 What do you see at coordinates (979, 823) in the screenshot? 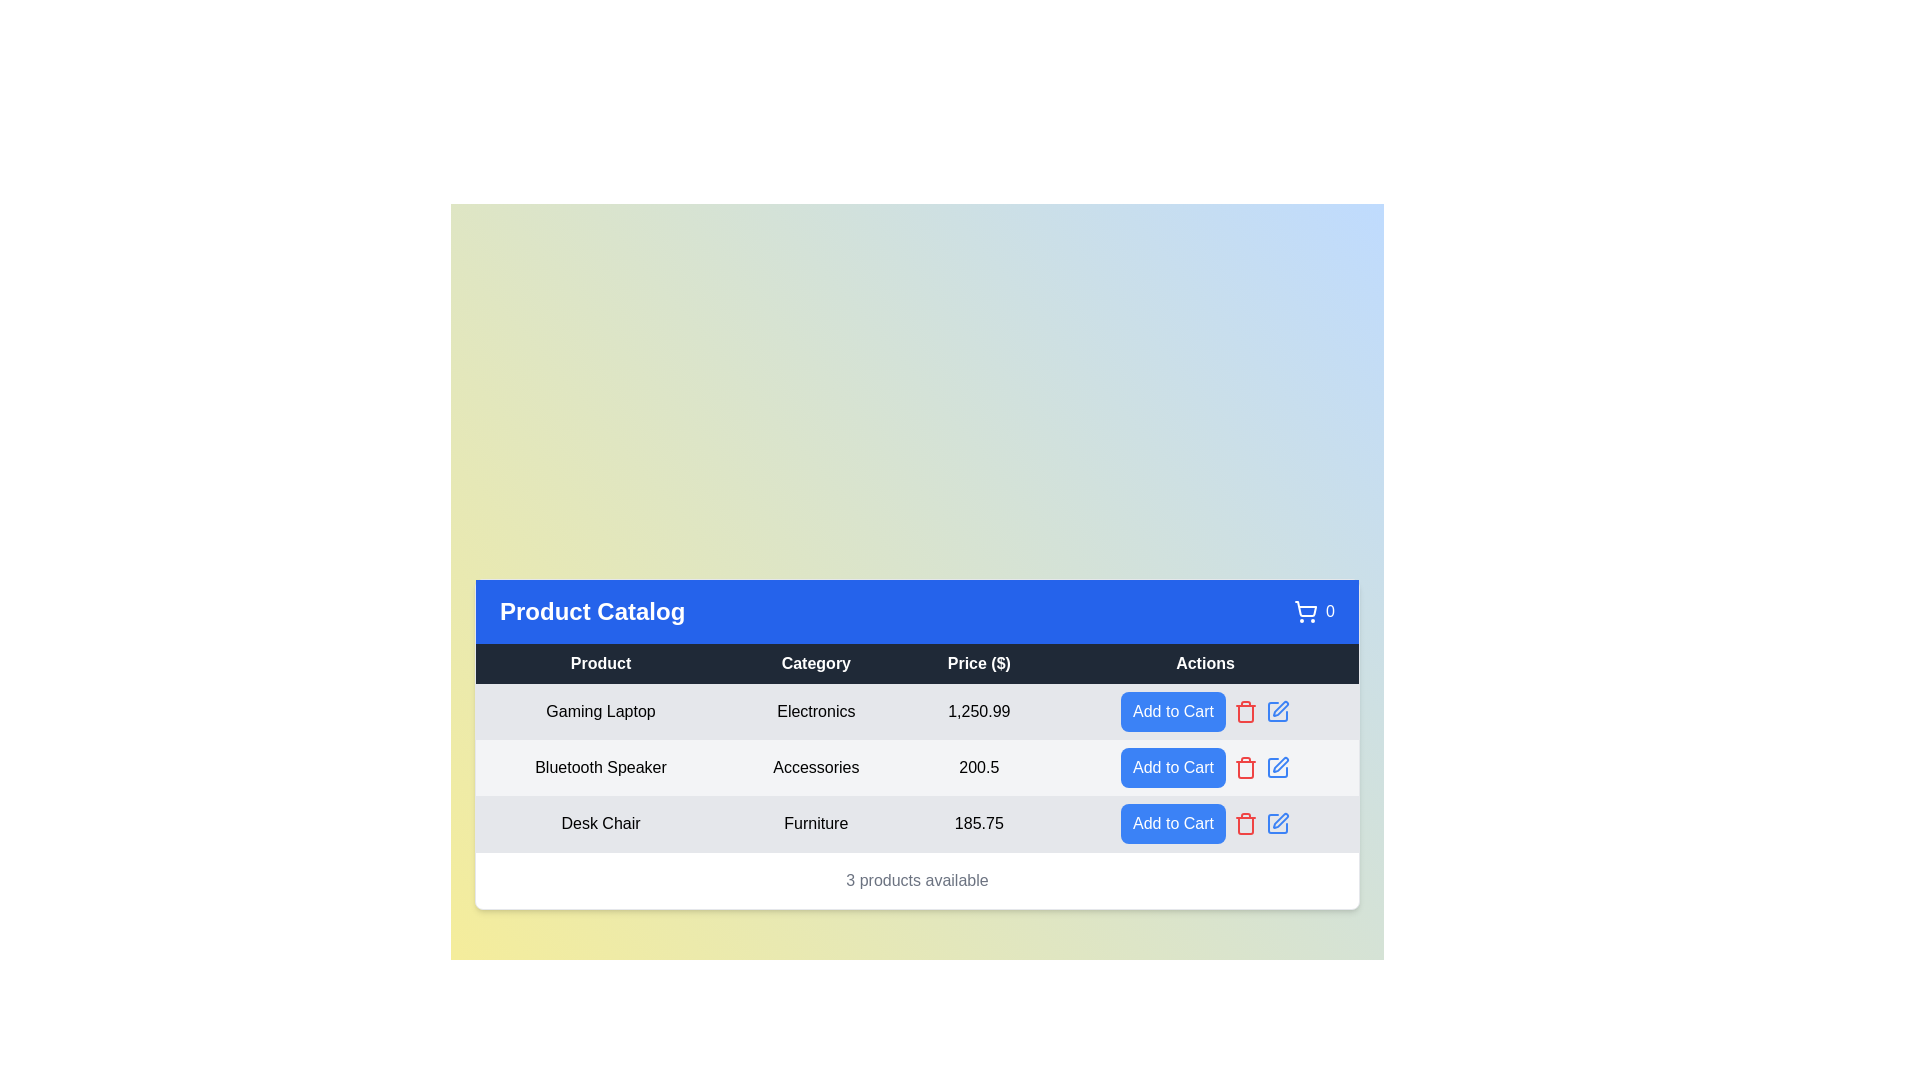
I see `the static text label displaying the price '185.75' for the product 'Desk Chair', located in the third row of a table under the 'Price ($)' column` at bounding box center [979, 823].